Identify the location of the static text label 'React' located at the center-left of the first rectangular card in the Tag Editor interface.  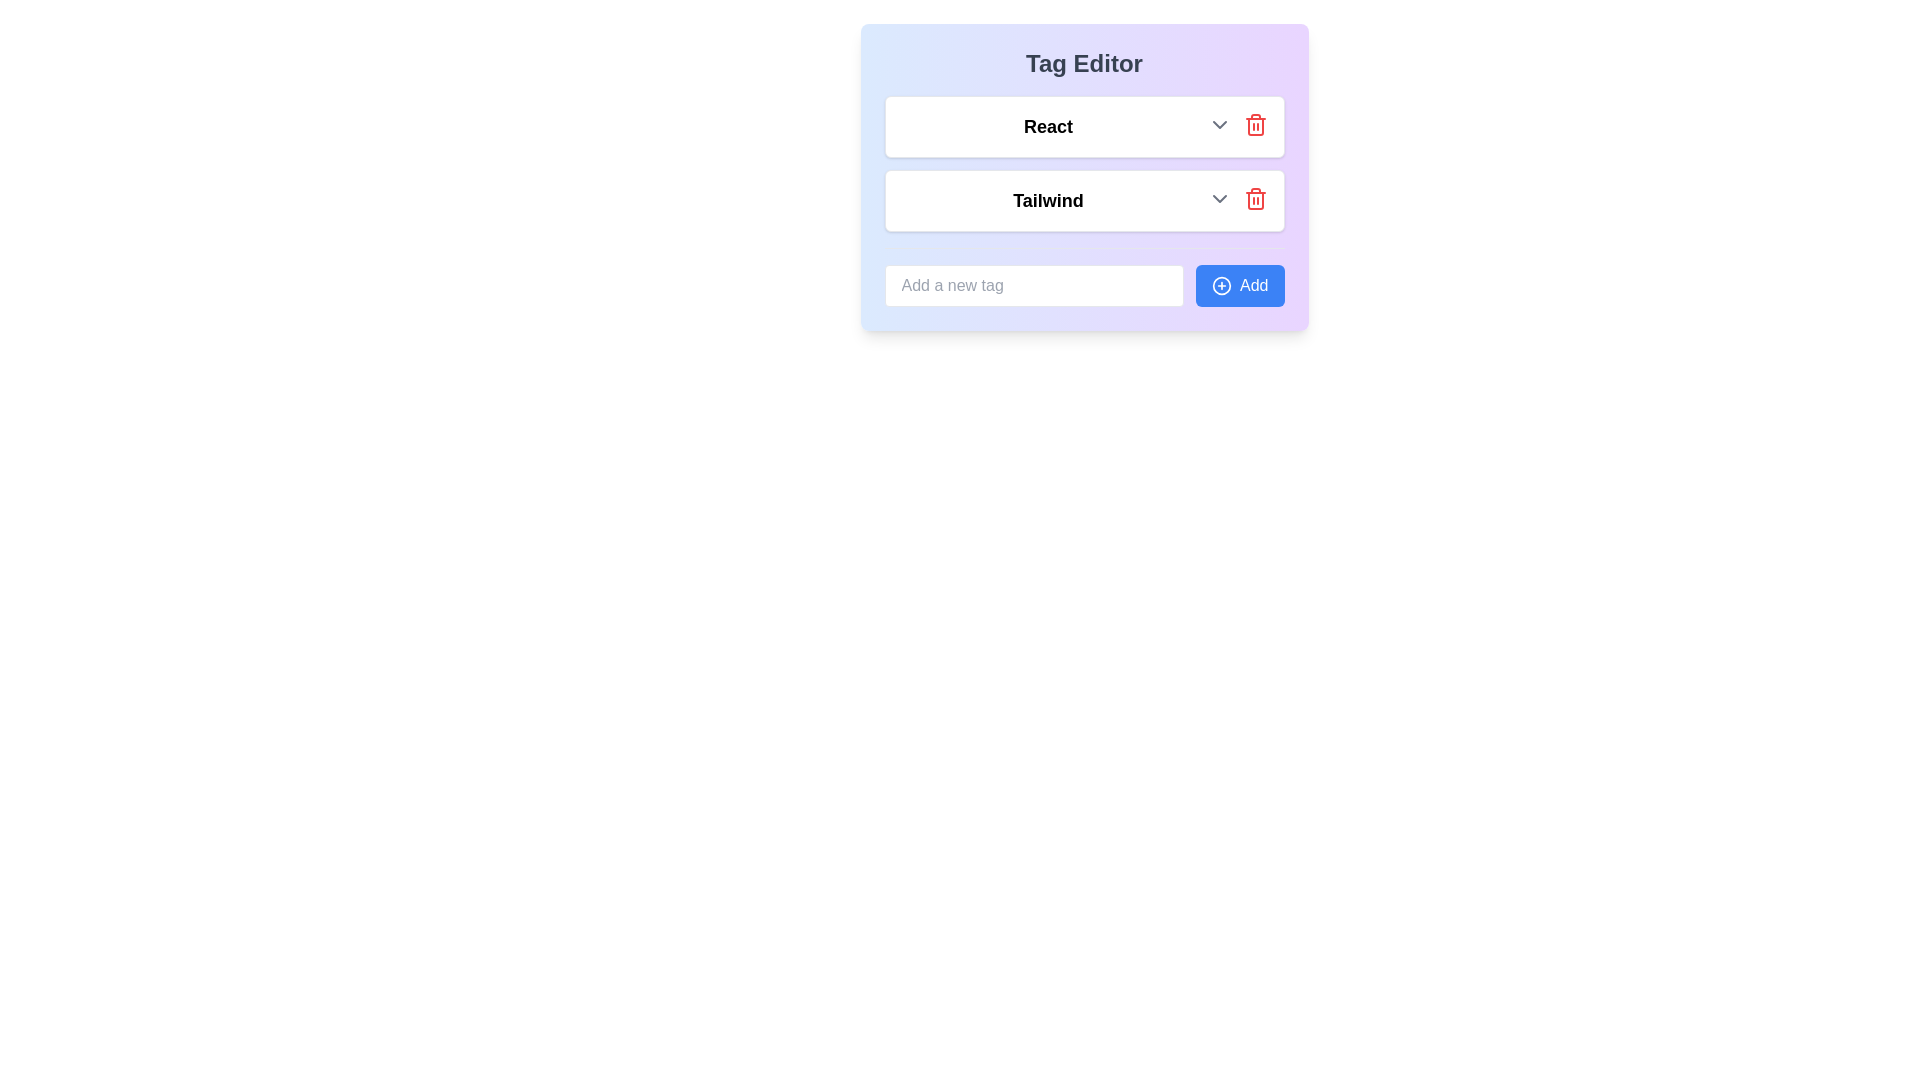
(1047, 127).